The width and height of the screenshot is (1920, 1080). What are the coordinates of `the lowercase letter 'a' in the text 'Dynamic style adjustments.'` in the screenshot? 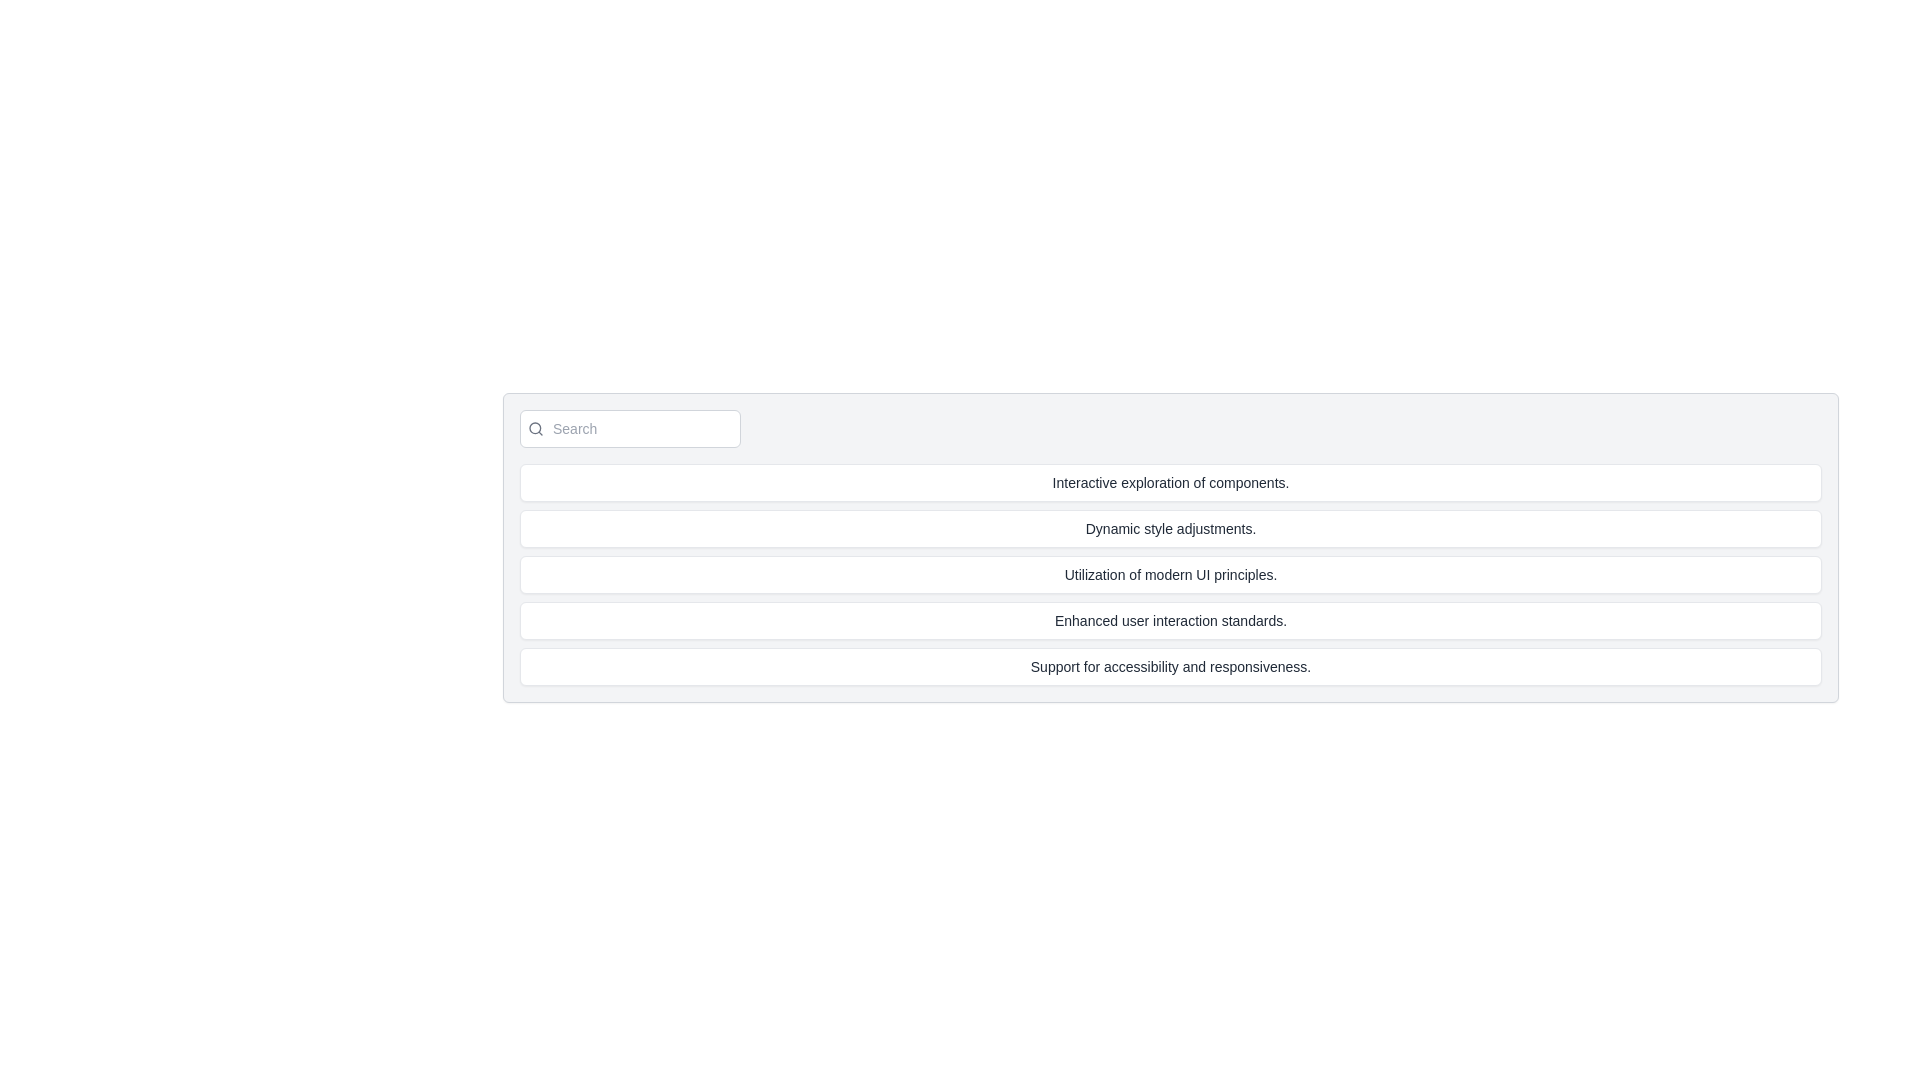 It's located at (1180, 527).